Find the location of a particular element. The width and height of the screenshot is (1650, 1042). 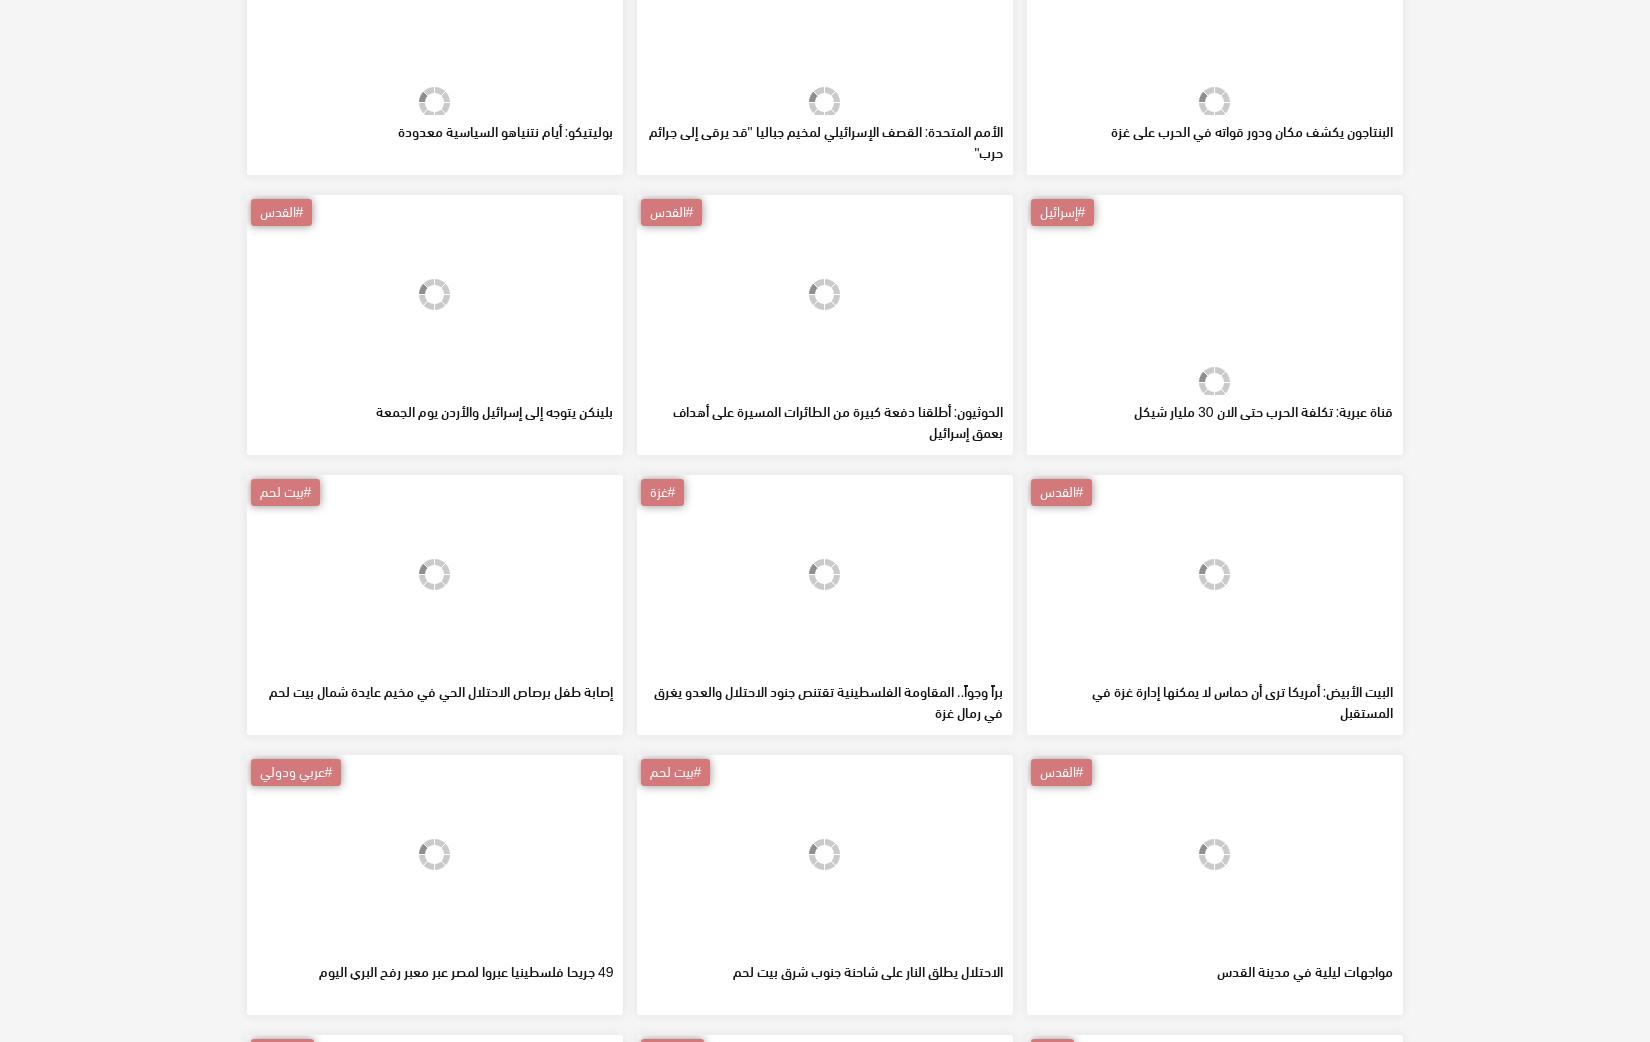

'الأمم المتحدة: القصف الإسرائيلي لمخيم جباليا "قد يرقى إلى جرائم حرب"' is located at coordinates (825, 286).